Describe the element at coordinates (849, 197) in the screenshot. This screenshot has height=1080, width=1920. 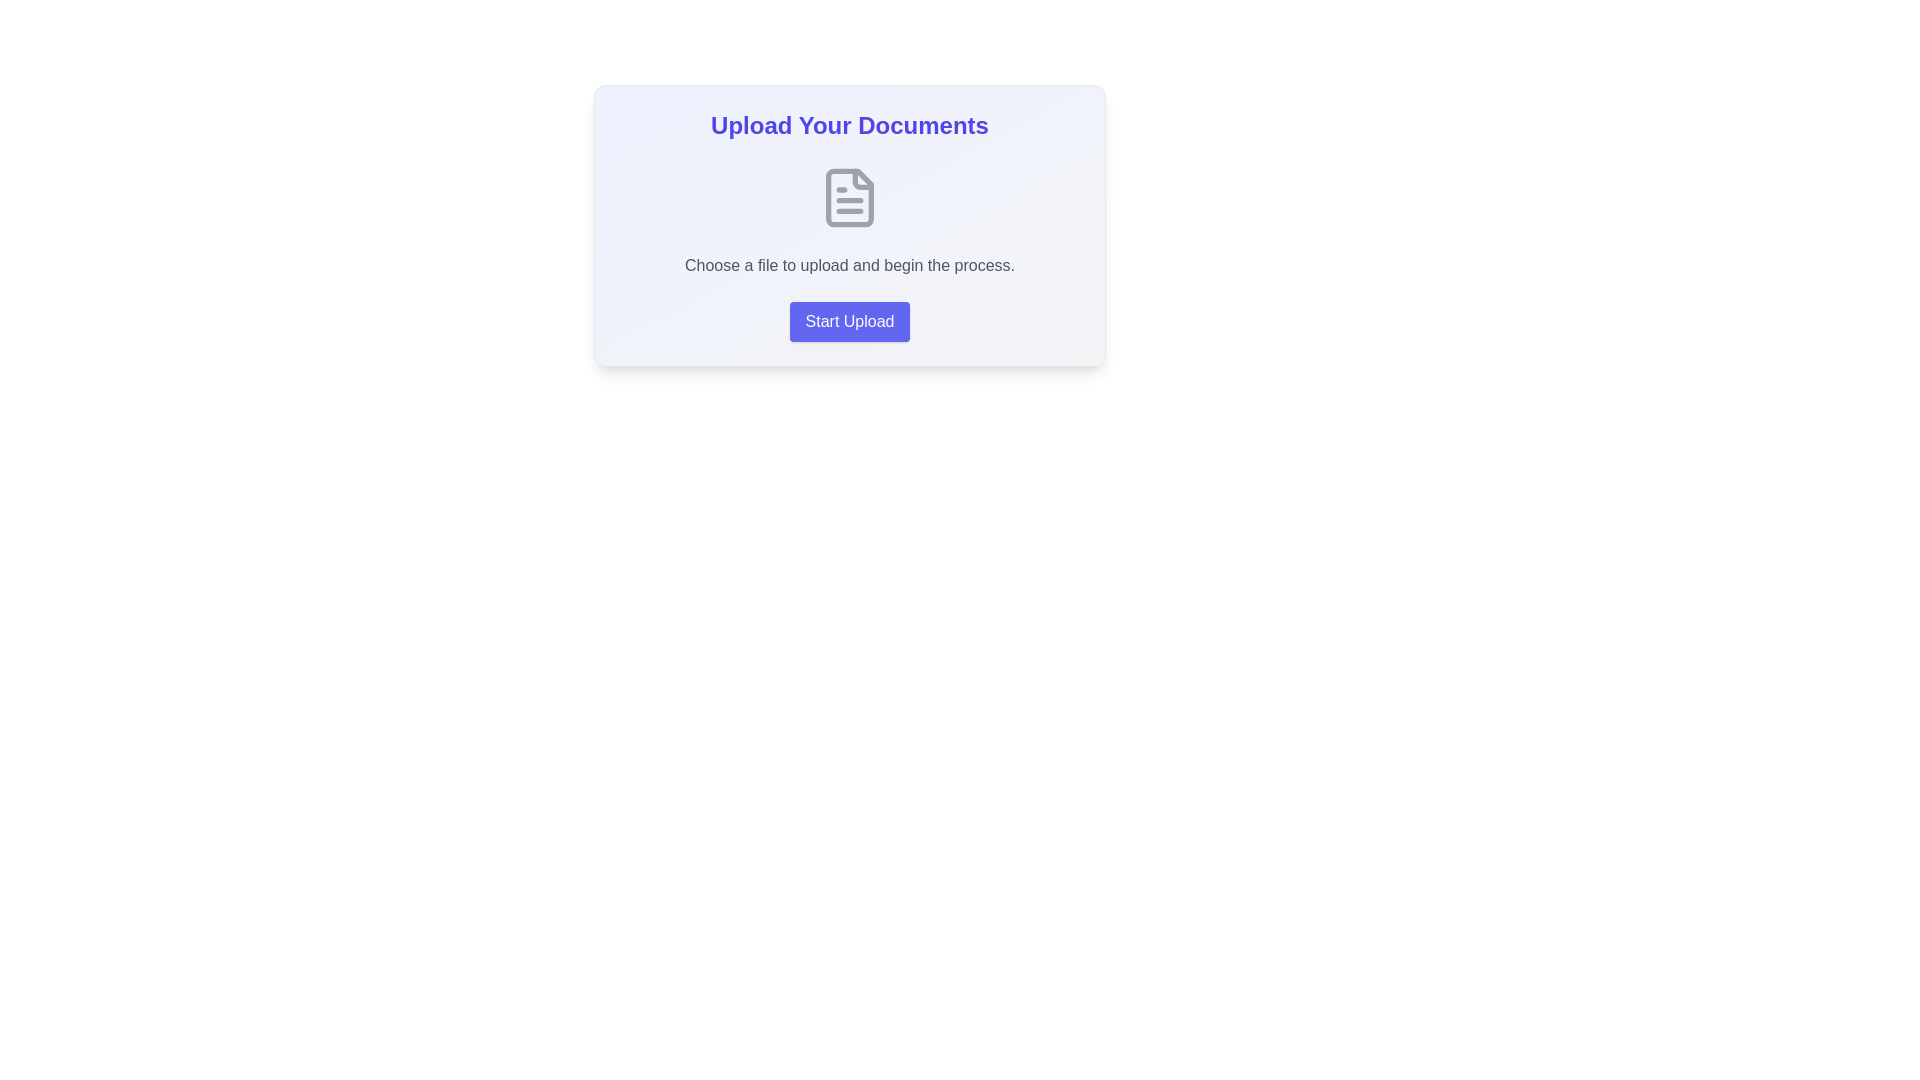
I see `the file upload icon that represents the document upload process, centrally located in the 'Upload Your Documents' card above the text 'Choose a file to upload and begin the process'` at that location.